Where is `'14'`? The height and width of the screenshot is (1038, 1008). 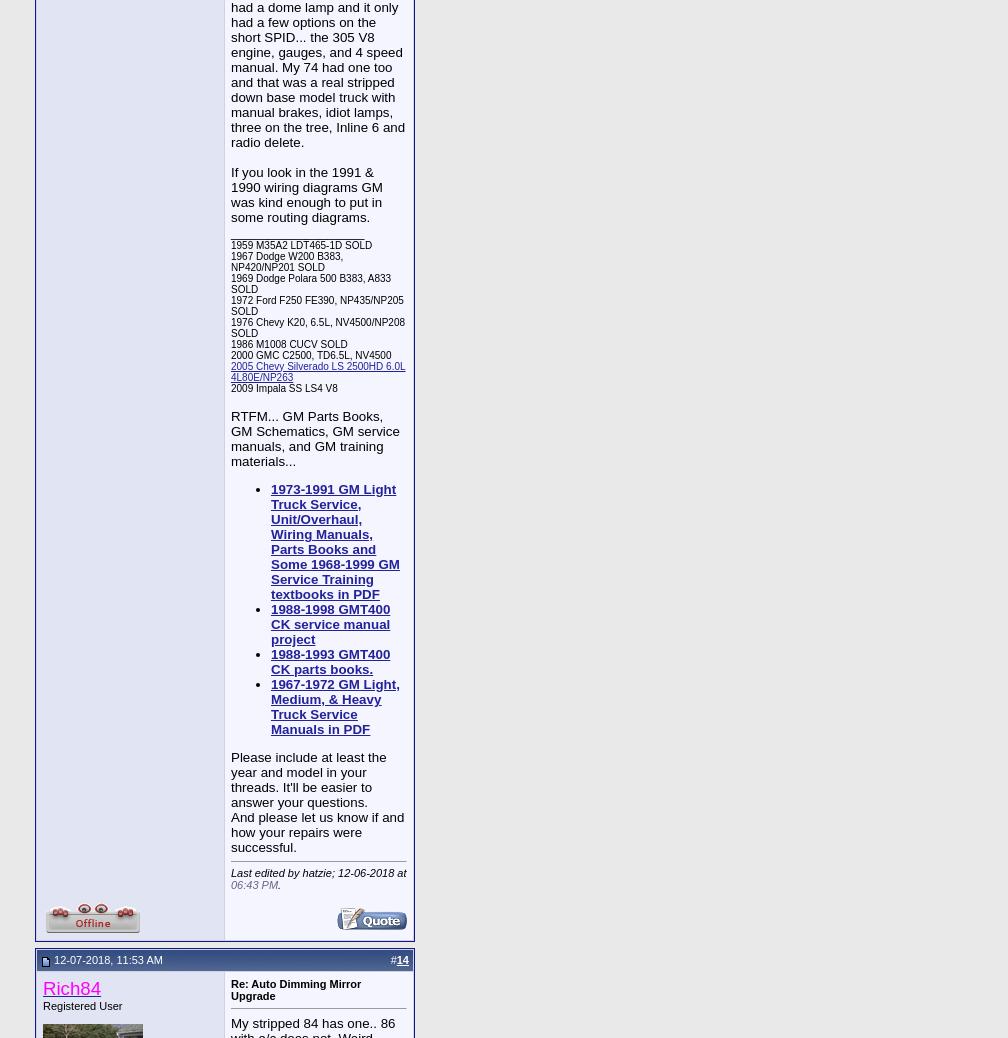
'14' is located at coordinates (402, 960).